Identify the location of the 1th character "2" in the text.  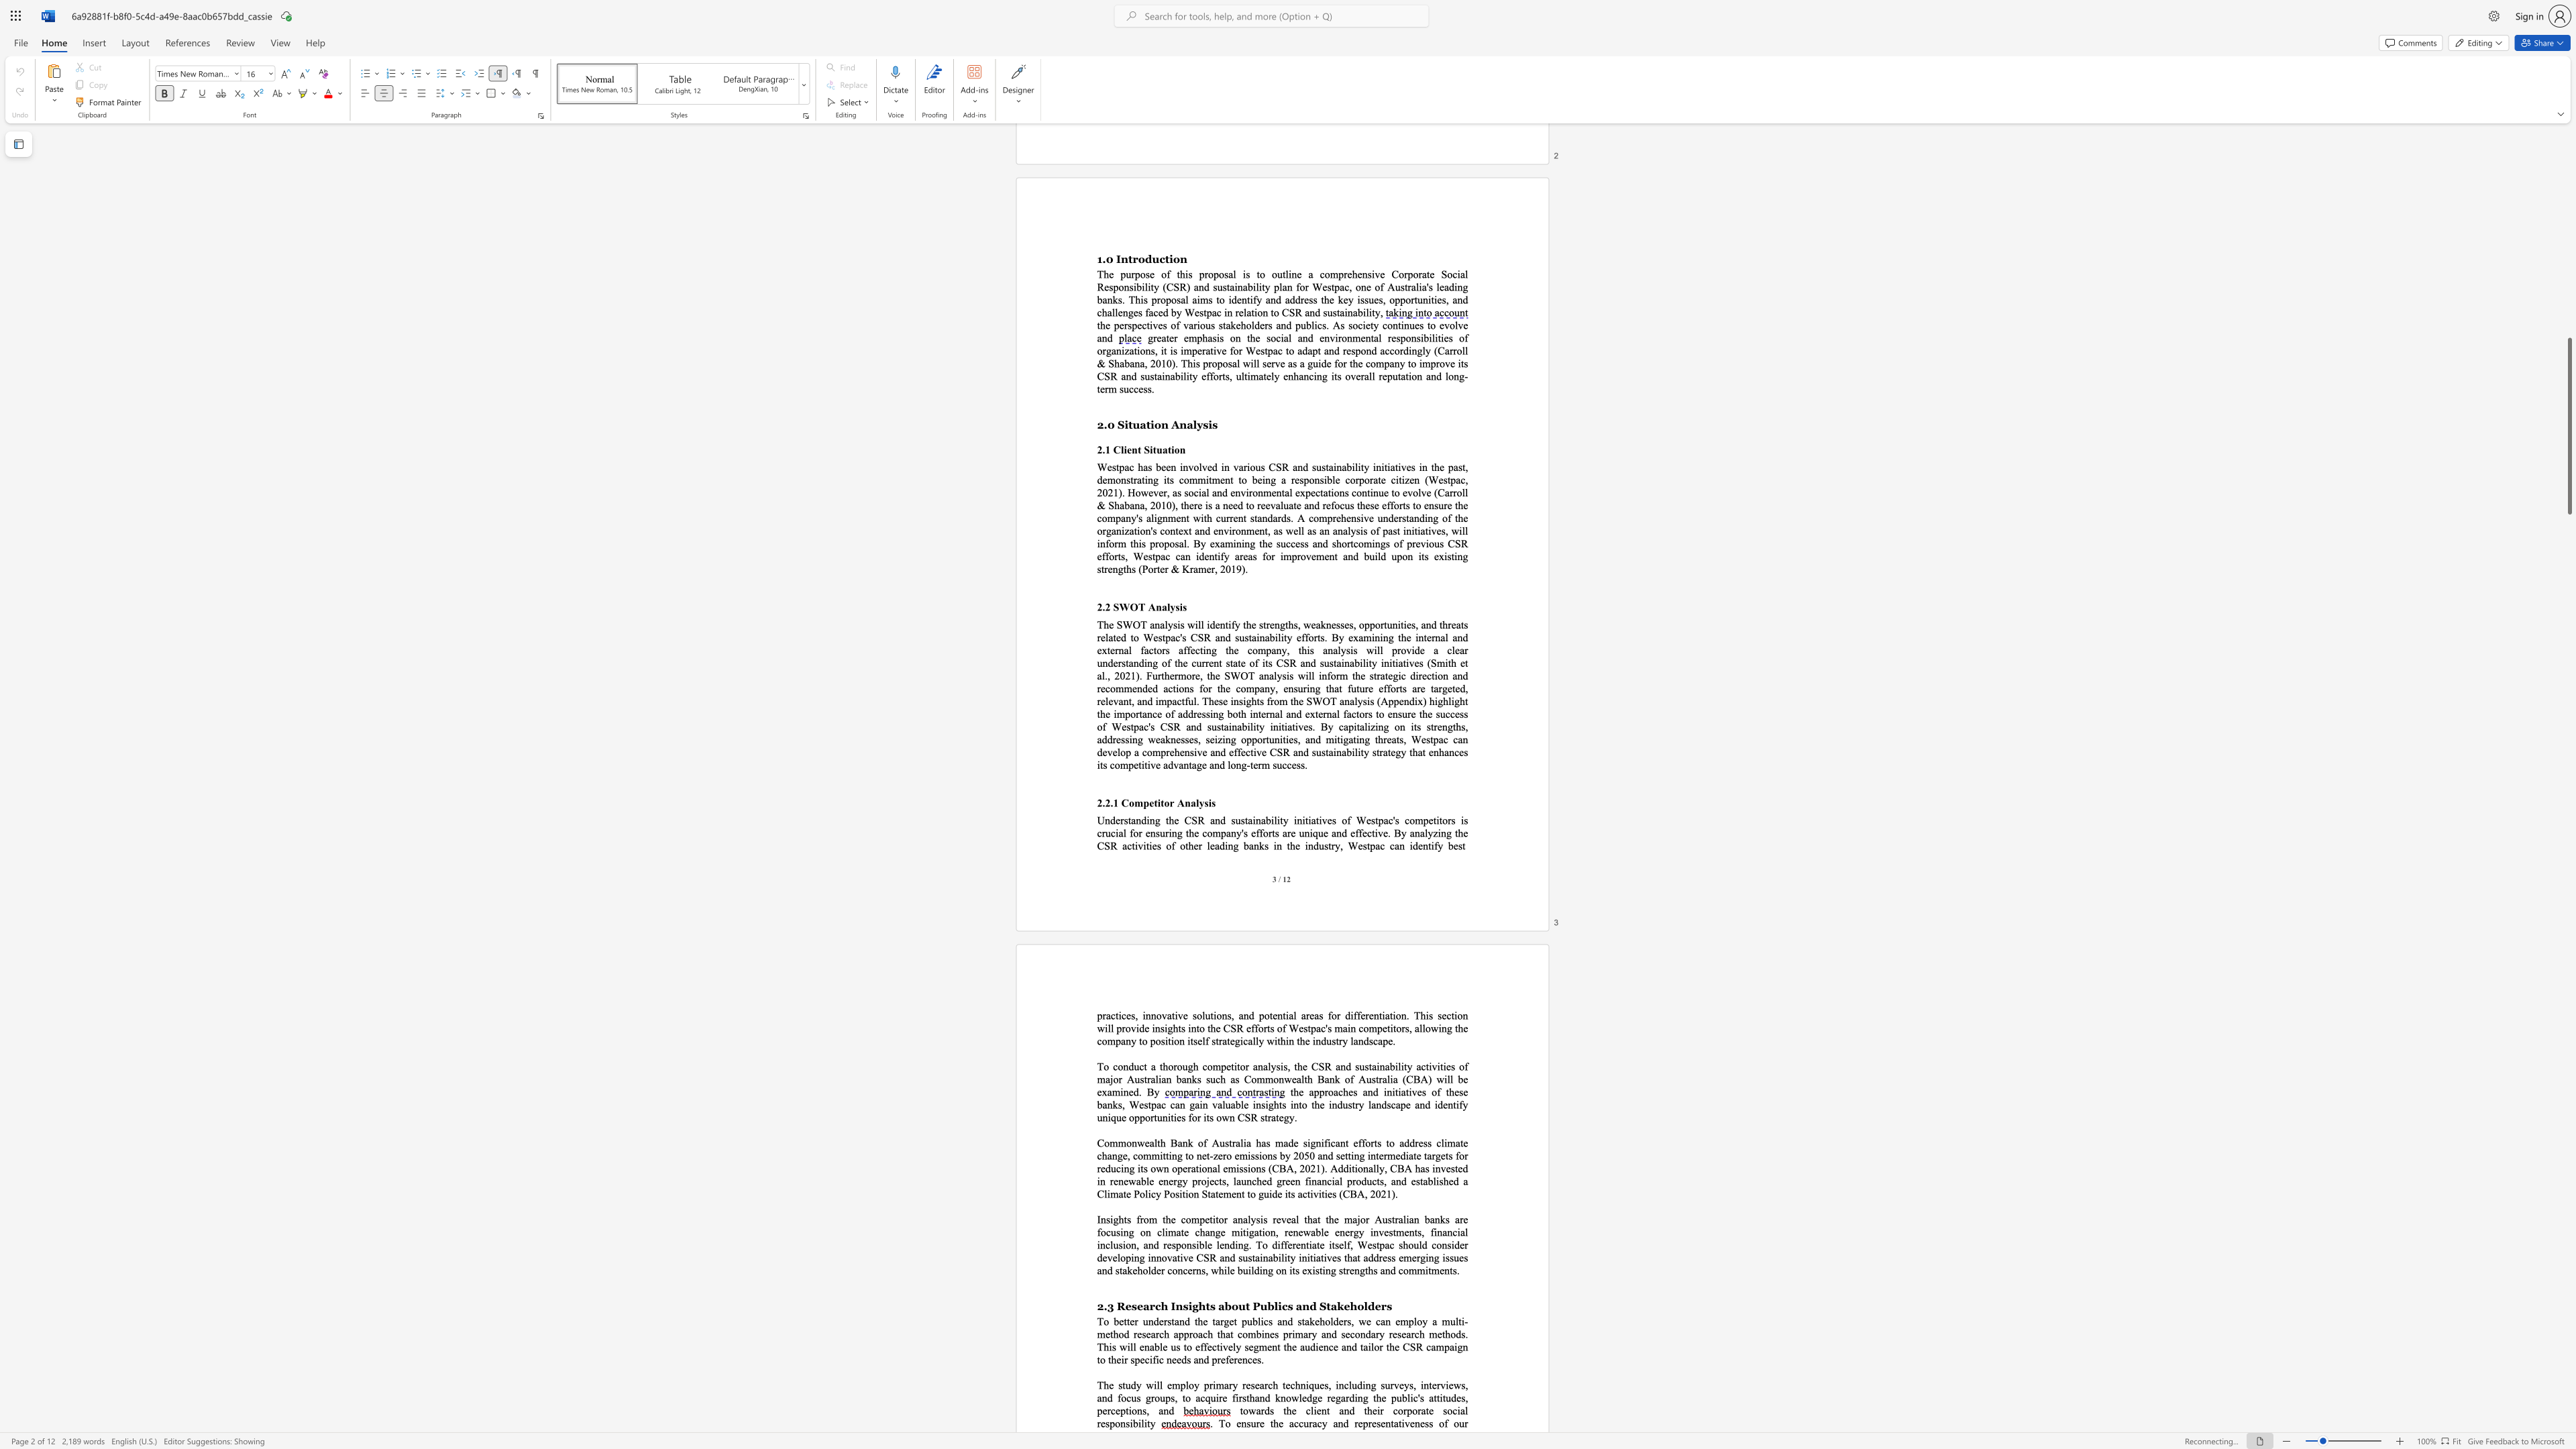
(1100, 1306).